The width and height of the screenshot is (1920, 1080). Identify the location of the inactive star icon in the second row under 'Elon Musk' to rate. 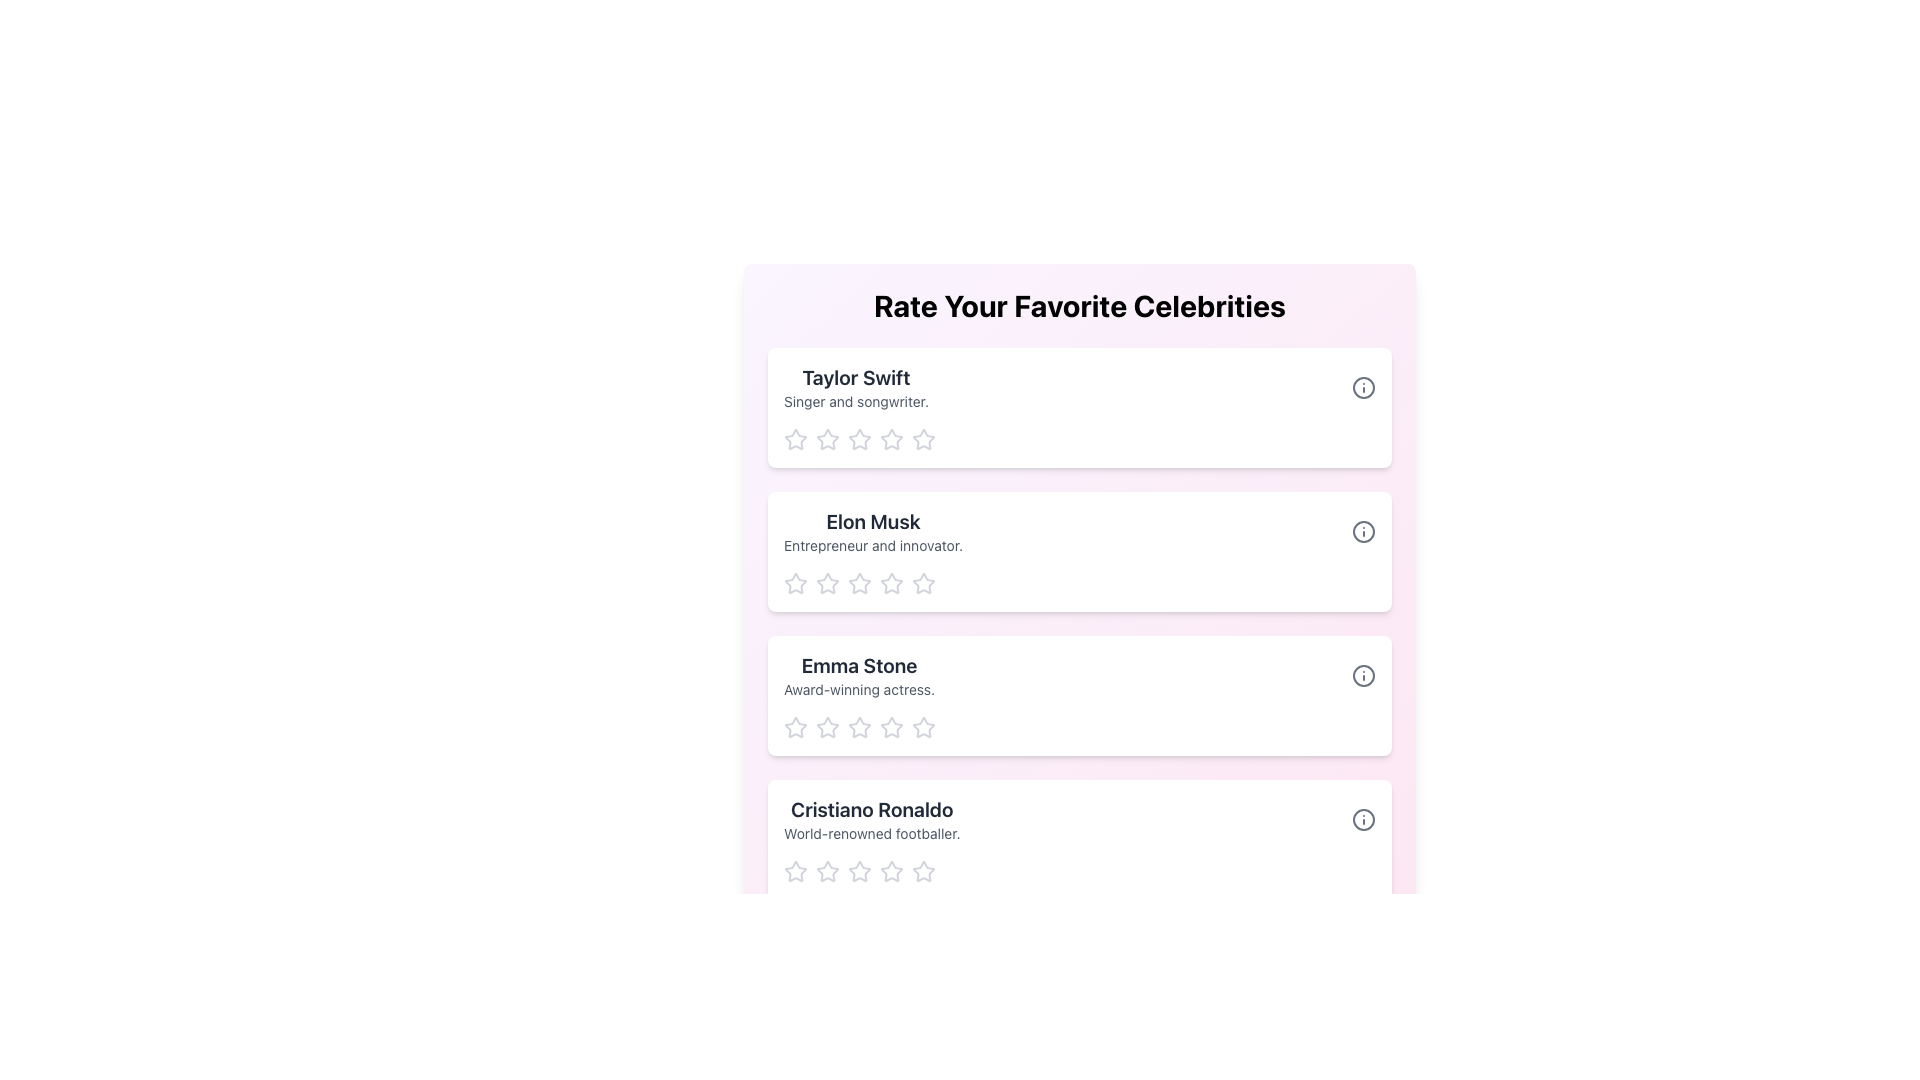
(828, 583).